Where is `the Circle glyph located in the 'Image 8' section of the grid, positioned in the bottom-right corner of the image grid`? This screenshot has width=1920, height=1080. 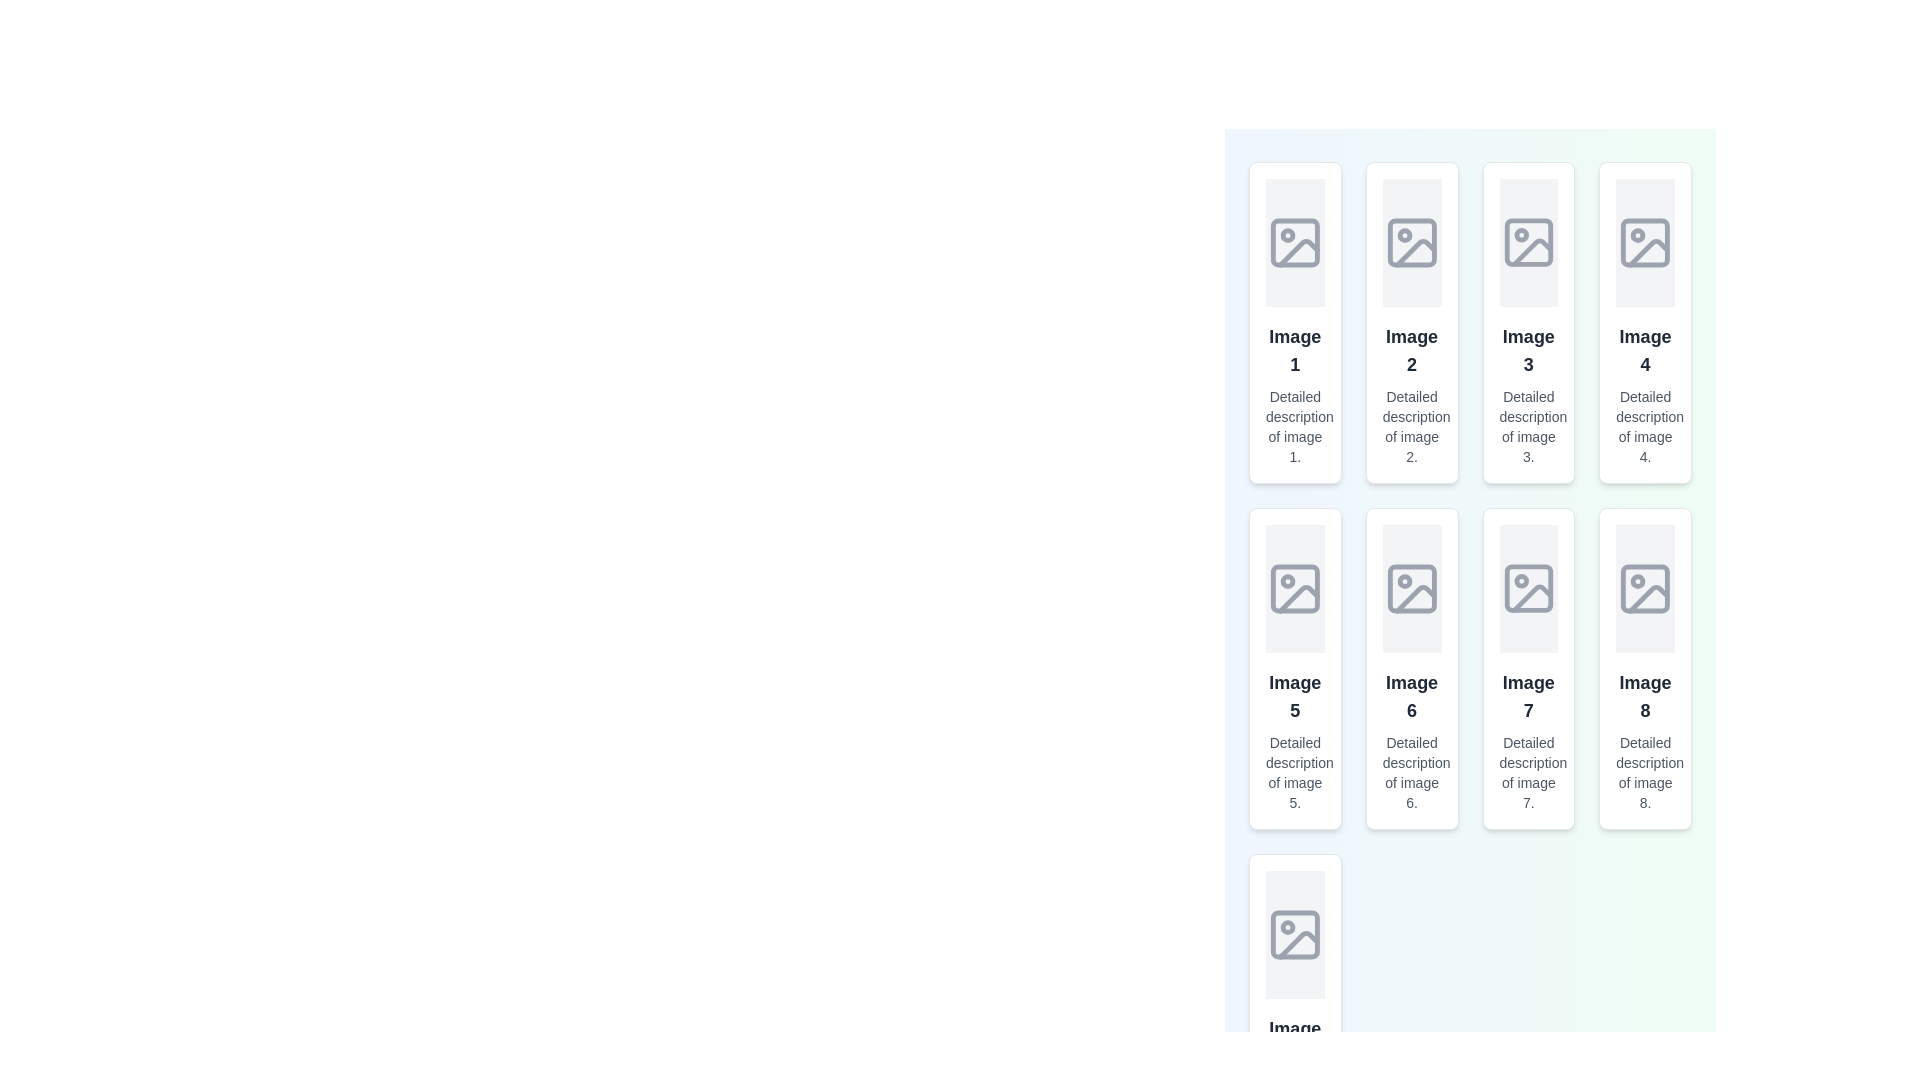
the Circle glyph located in the 'Image 8' section of the grid, positioned in the bottom-right corner of the image grid is located at coordinates (1638, 581).